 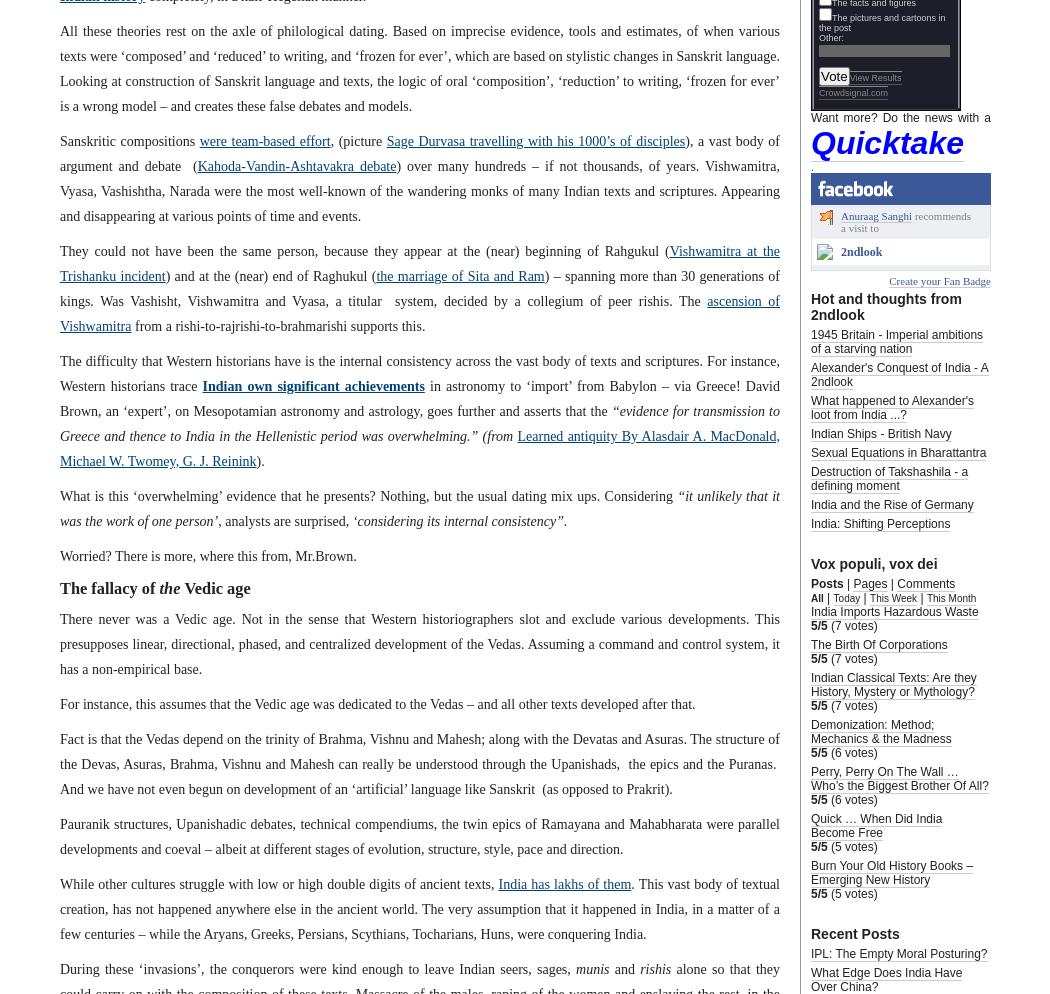 I want to click on ', analysts are surprised,', so click(x=216, y=520).